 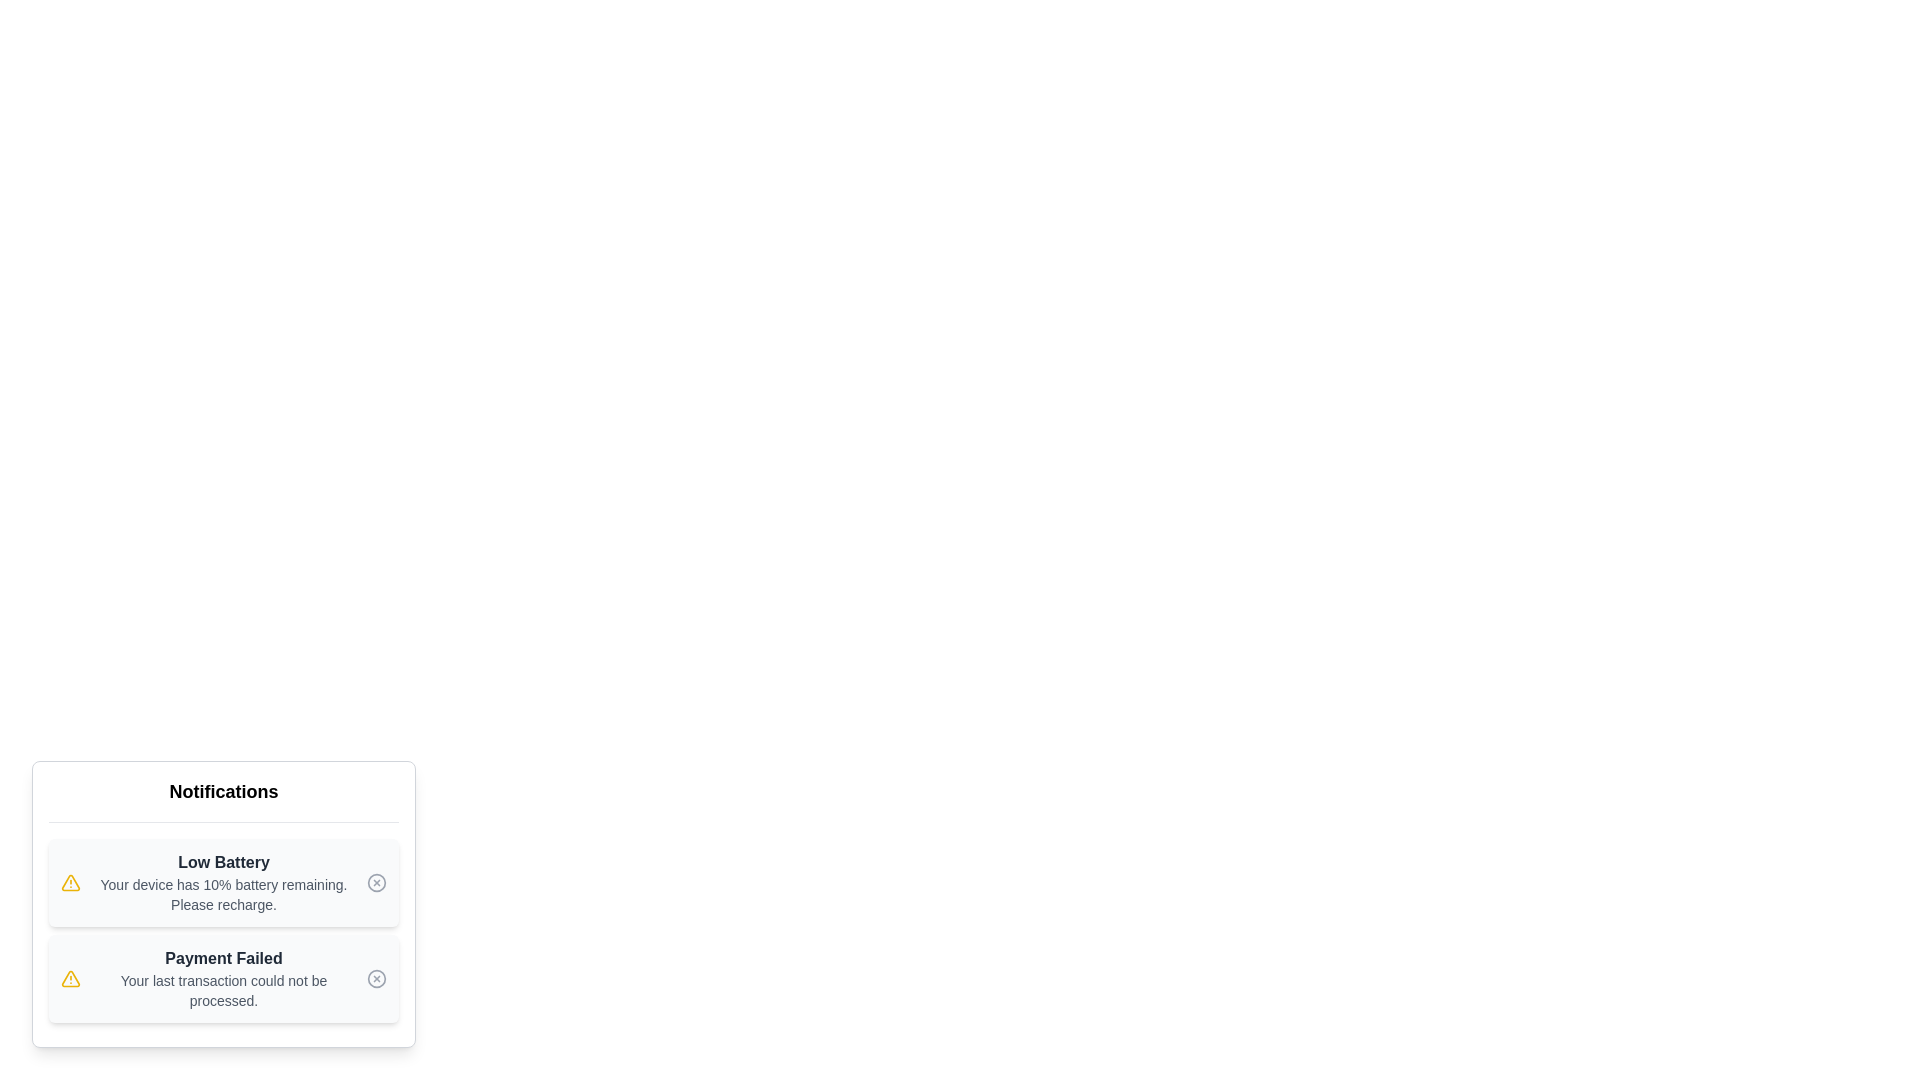 I want to click on message from the notification box titled 'Low Battery' which contains the text 'Your device has 10% battery remaining. Please recharge.', so click(x=224, y=882).